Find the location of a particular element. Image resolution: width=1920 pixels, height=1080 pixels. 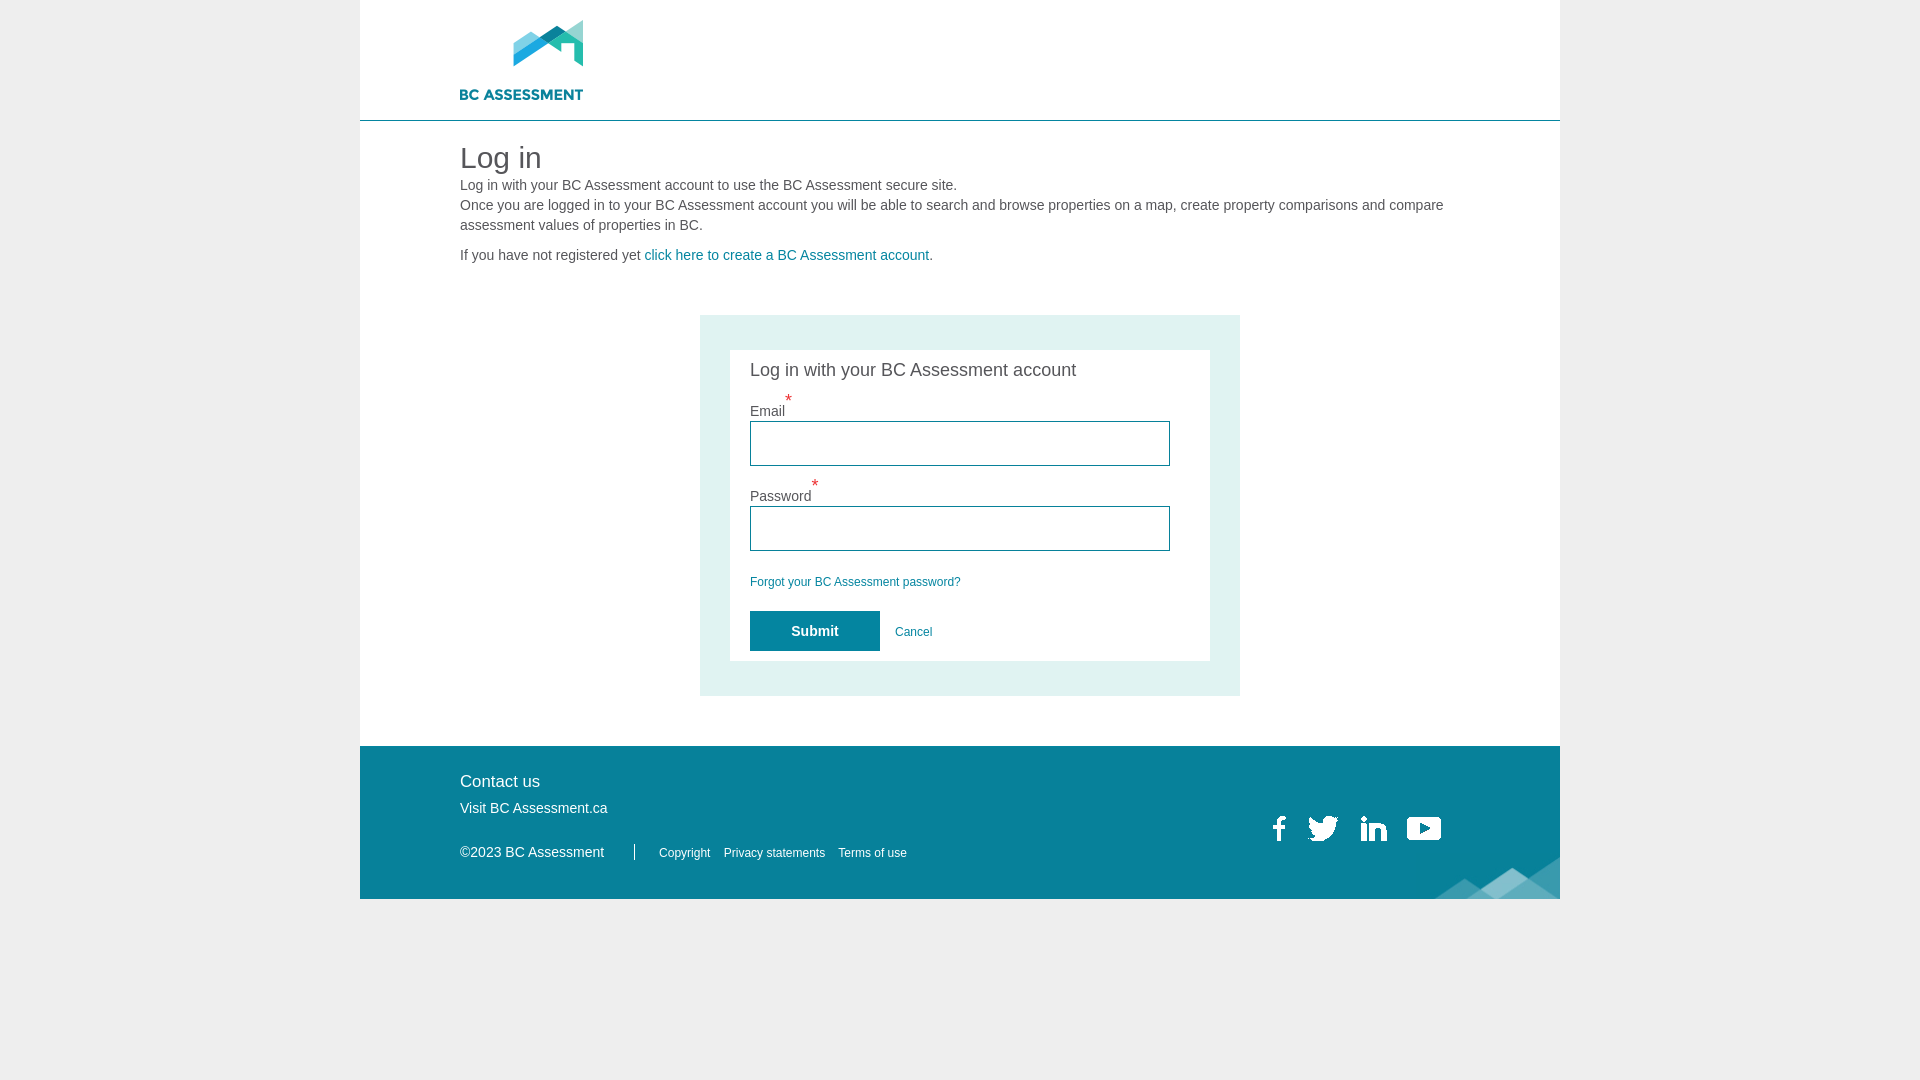

'Visit BC Assessment.ca' is located at coordinates (538, 806).